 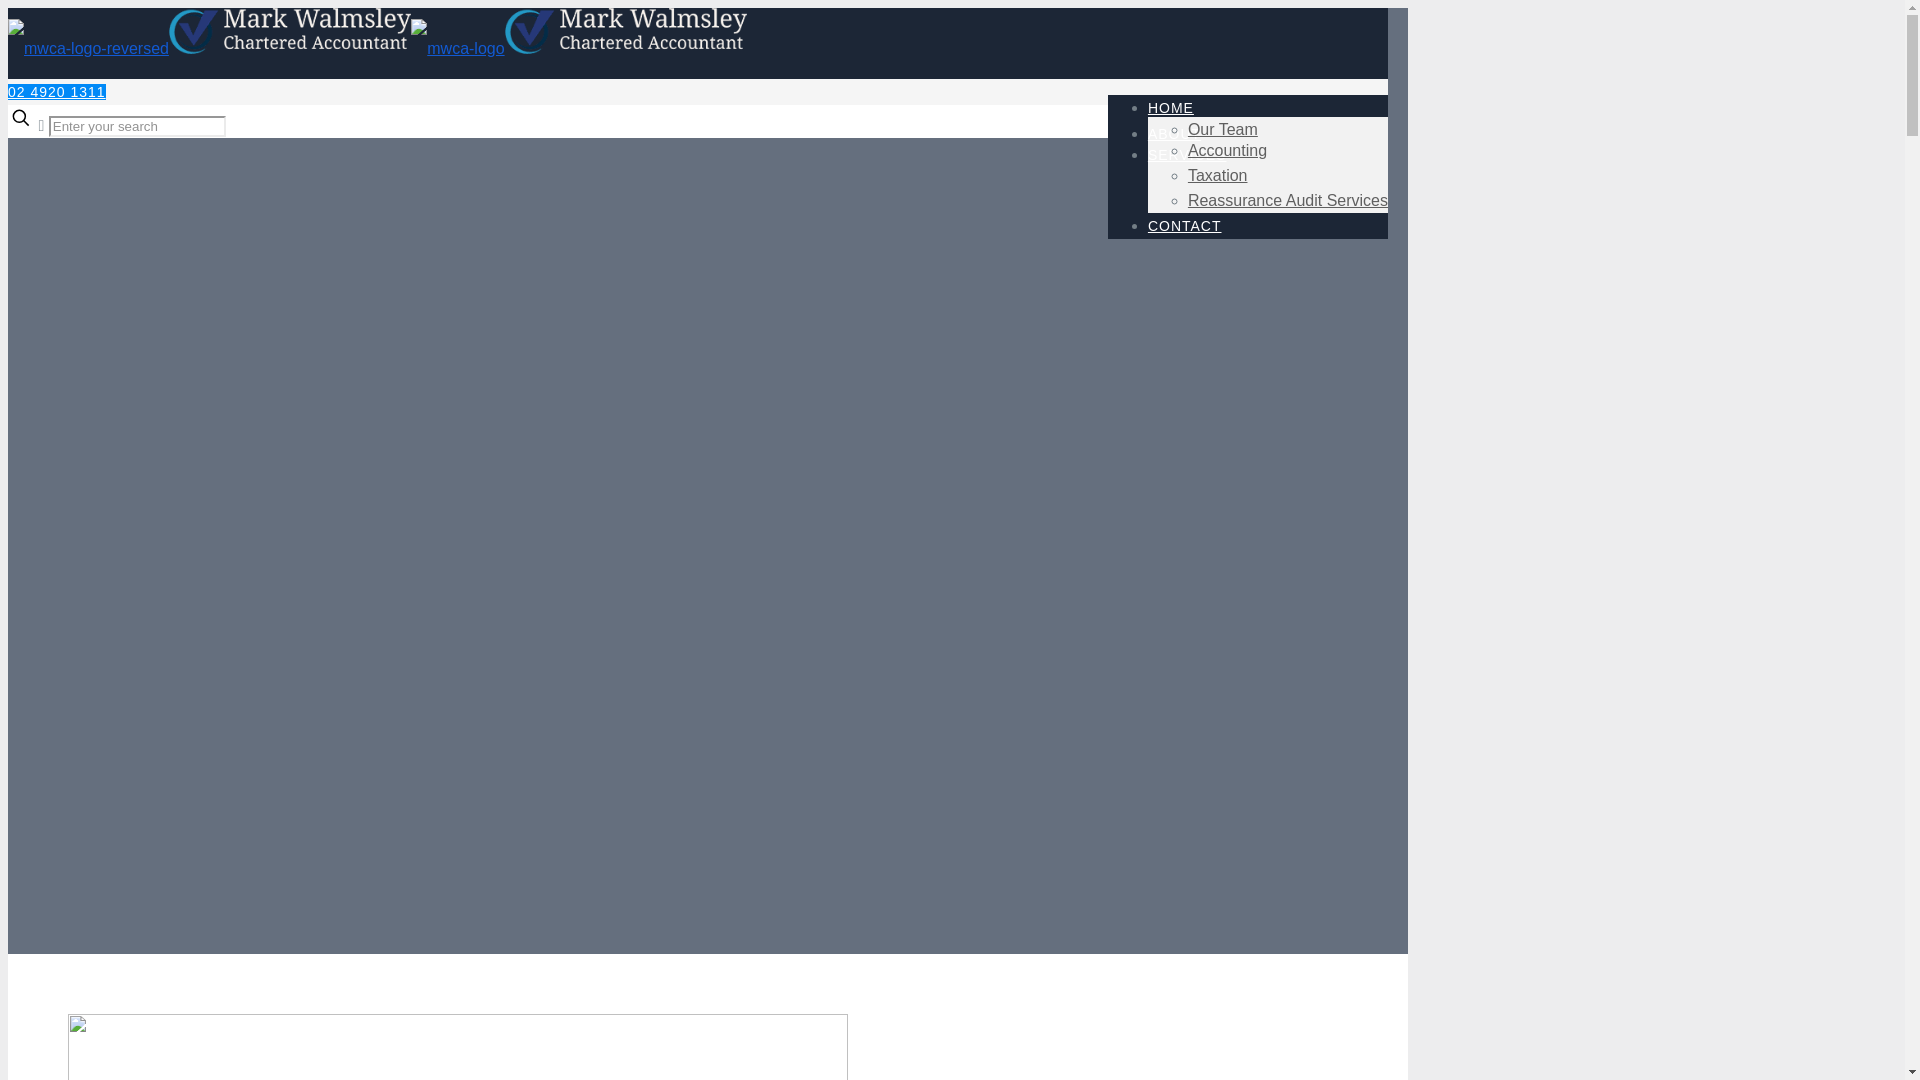 I want to click on 'HOME', so click(x=1171, y=108).